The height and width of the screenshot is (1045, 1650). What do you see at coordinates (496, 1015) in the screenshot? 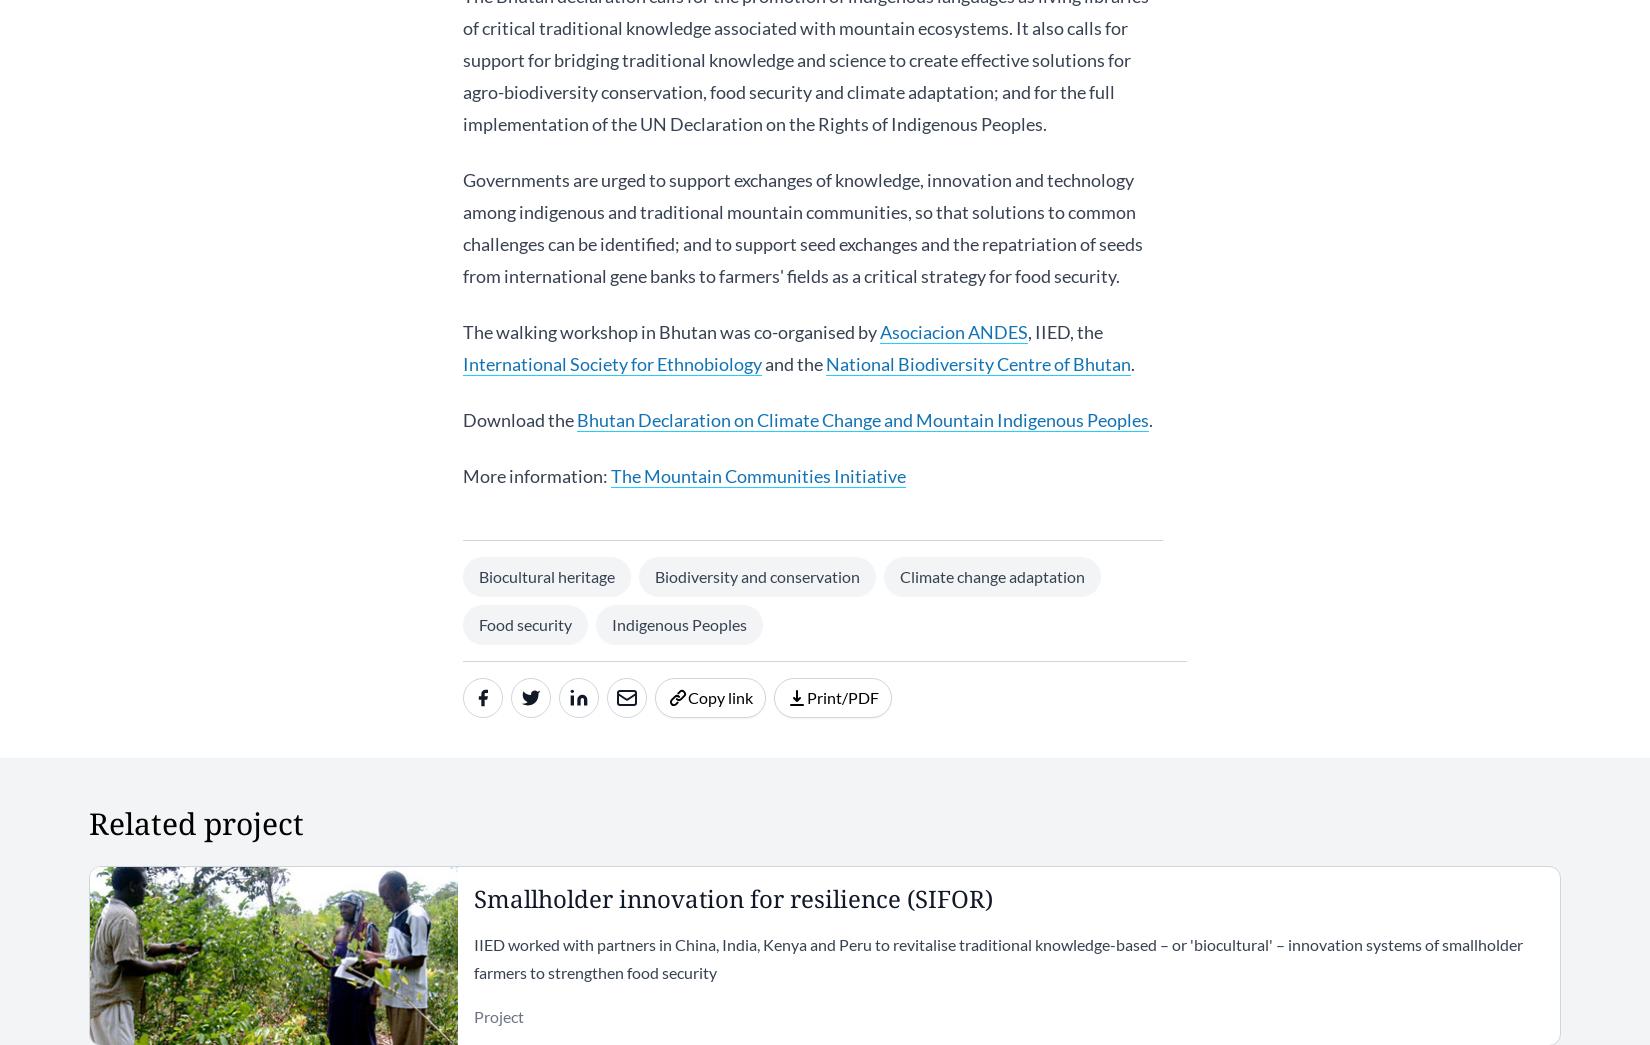
I see `'Project'` at bounding box center [496, 1015].